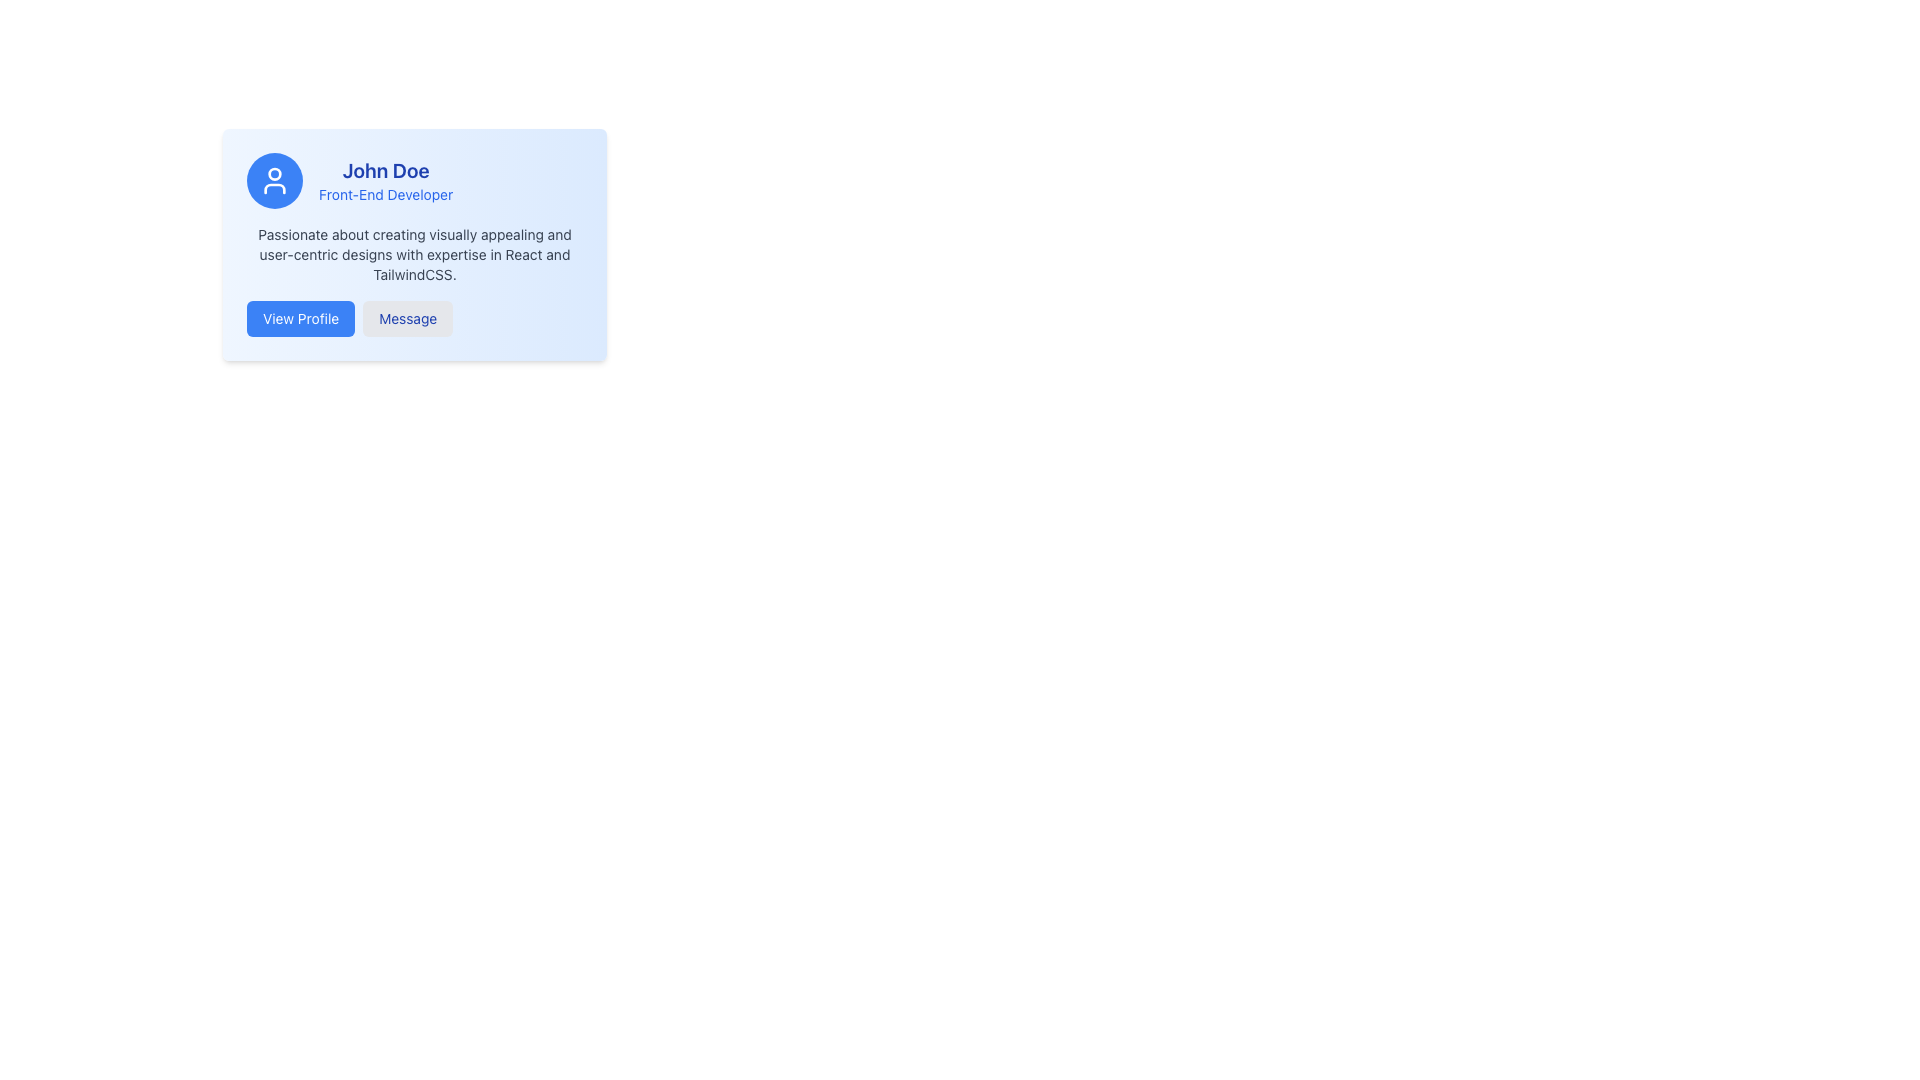 The height and width of the screenshot is (1080, 1920). Describe the element at coordinates (386, 169) in the screenshot. I see `the text label displaying 'John Doe' which is styled in a large bold font and blue color, located at the top of the profile card layout` at that location.